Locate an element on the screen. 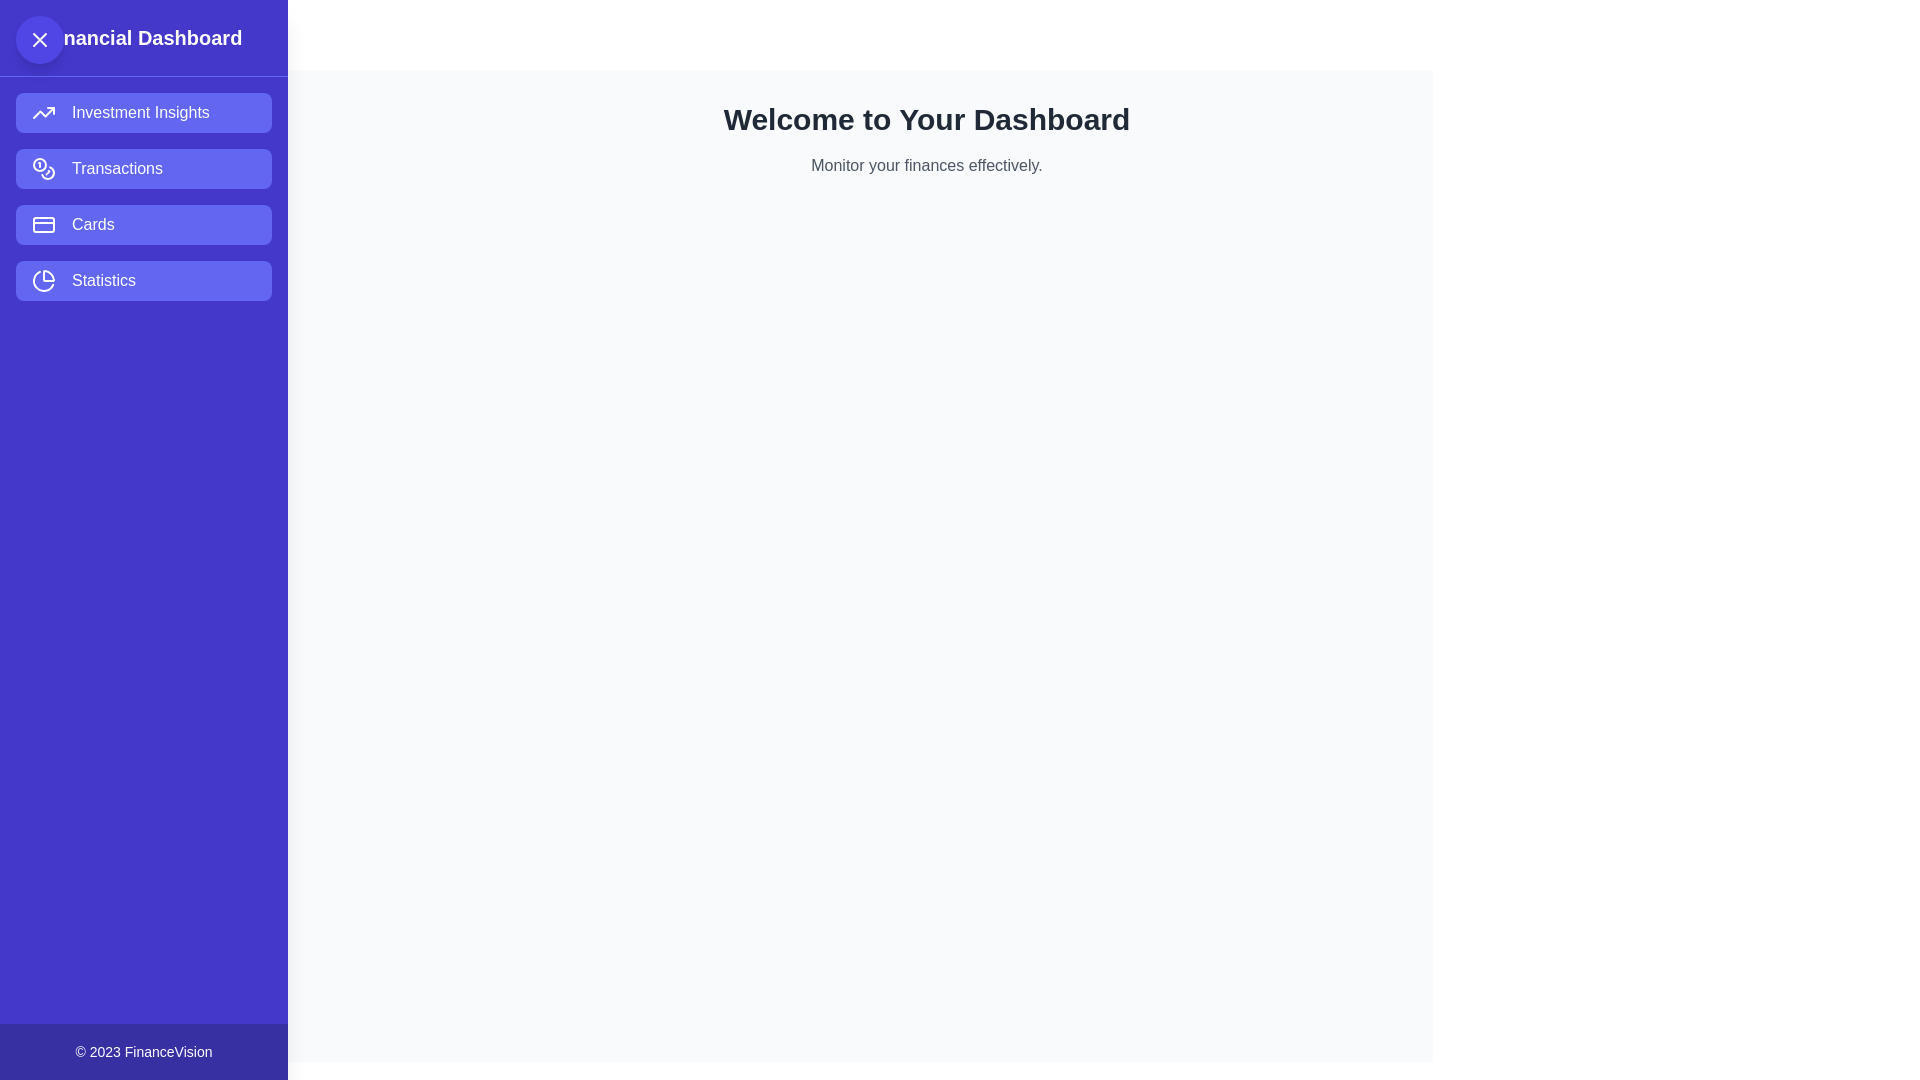  the bold text label reading 'Welcome to Your Dashboard', which is prominently styled and located at the top of the right panel is located at coordinates (925, 119).